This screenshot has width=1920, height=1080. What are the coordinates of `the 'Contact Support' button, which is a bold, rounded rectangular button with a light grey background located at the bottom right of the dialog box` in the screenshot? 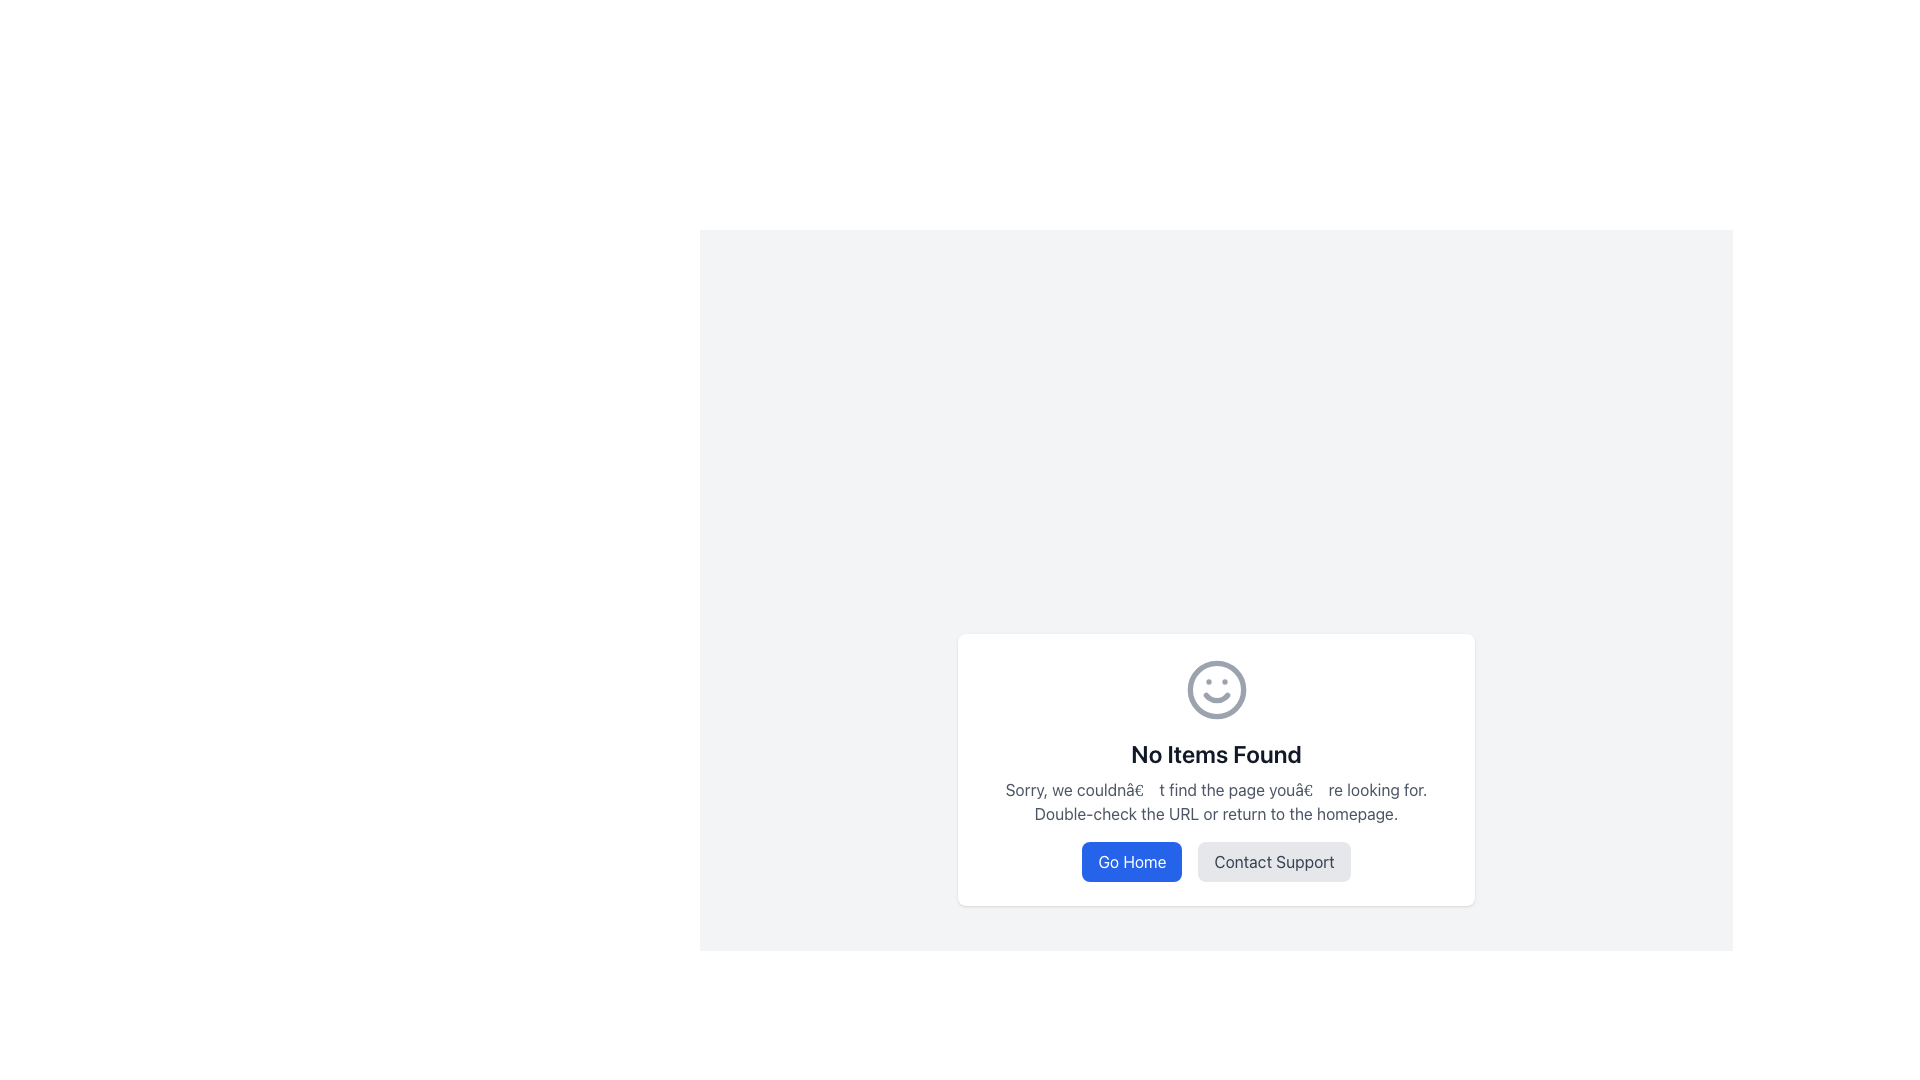 It's located at (1273, 860).